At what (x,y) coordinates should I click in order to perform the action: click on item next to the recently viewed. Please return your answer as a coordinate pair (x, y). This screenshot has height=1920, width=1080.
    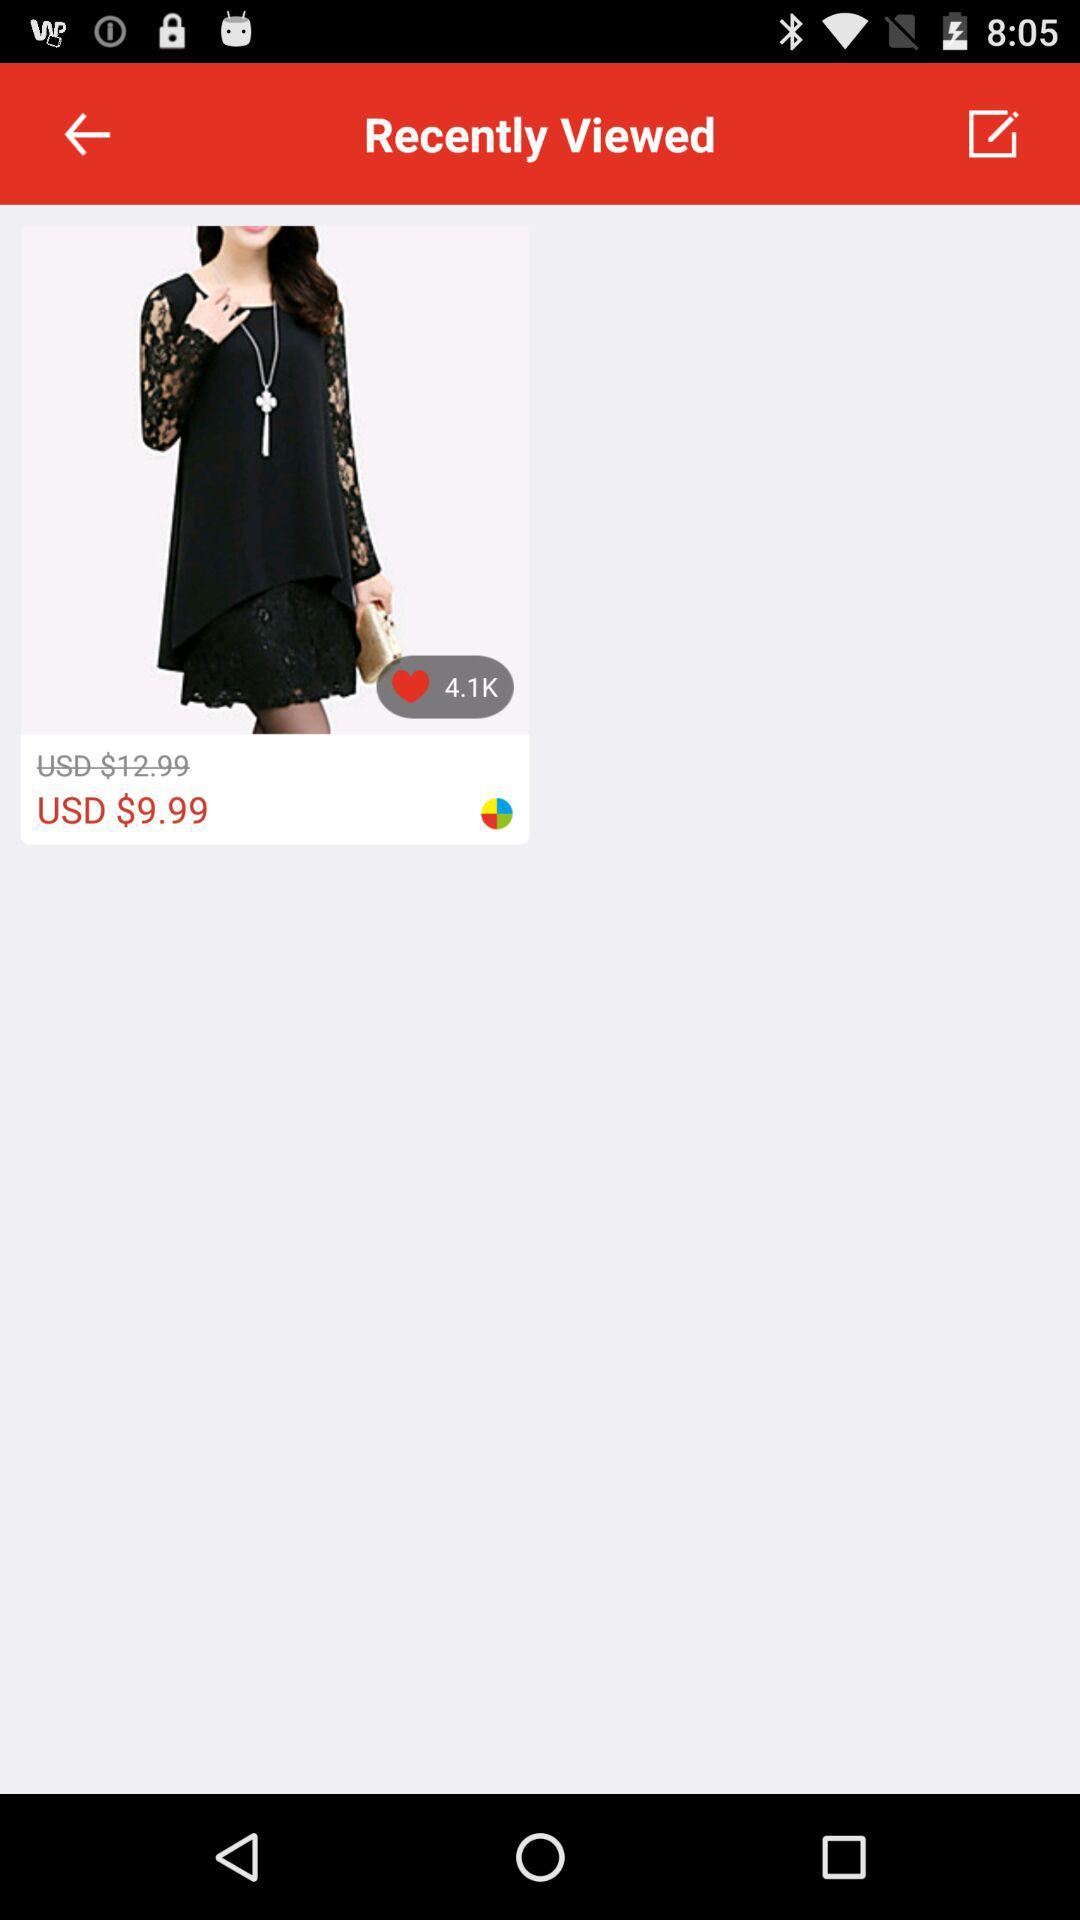
    Looking at the image, I should click on (992, 132).